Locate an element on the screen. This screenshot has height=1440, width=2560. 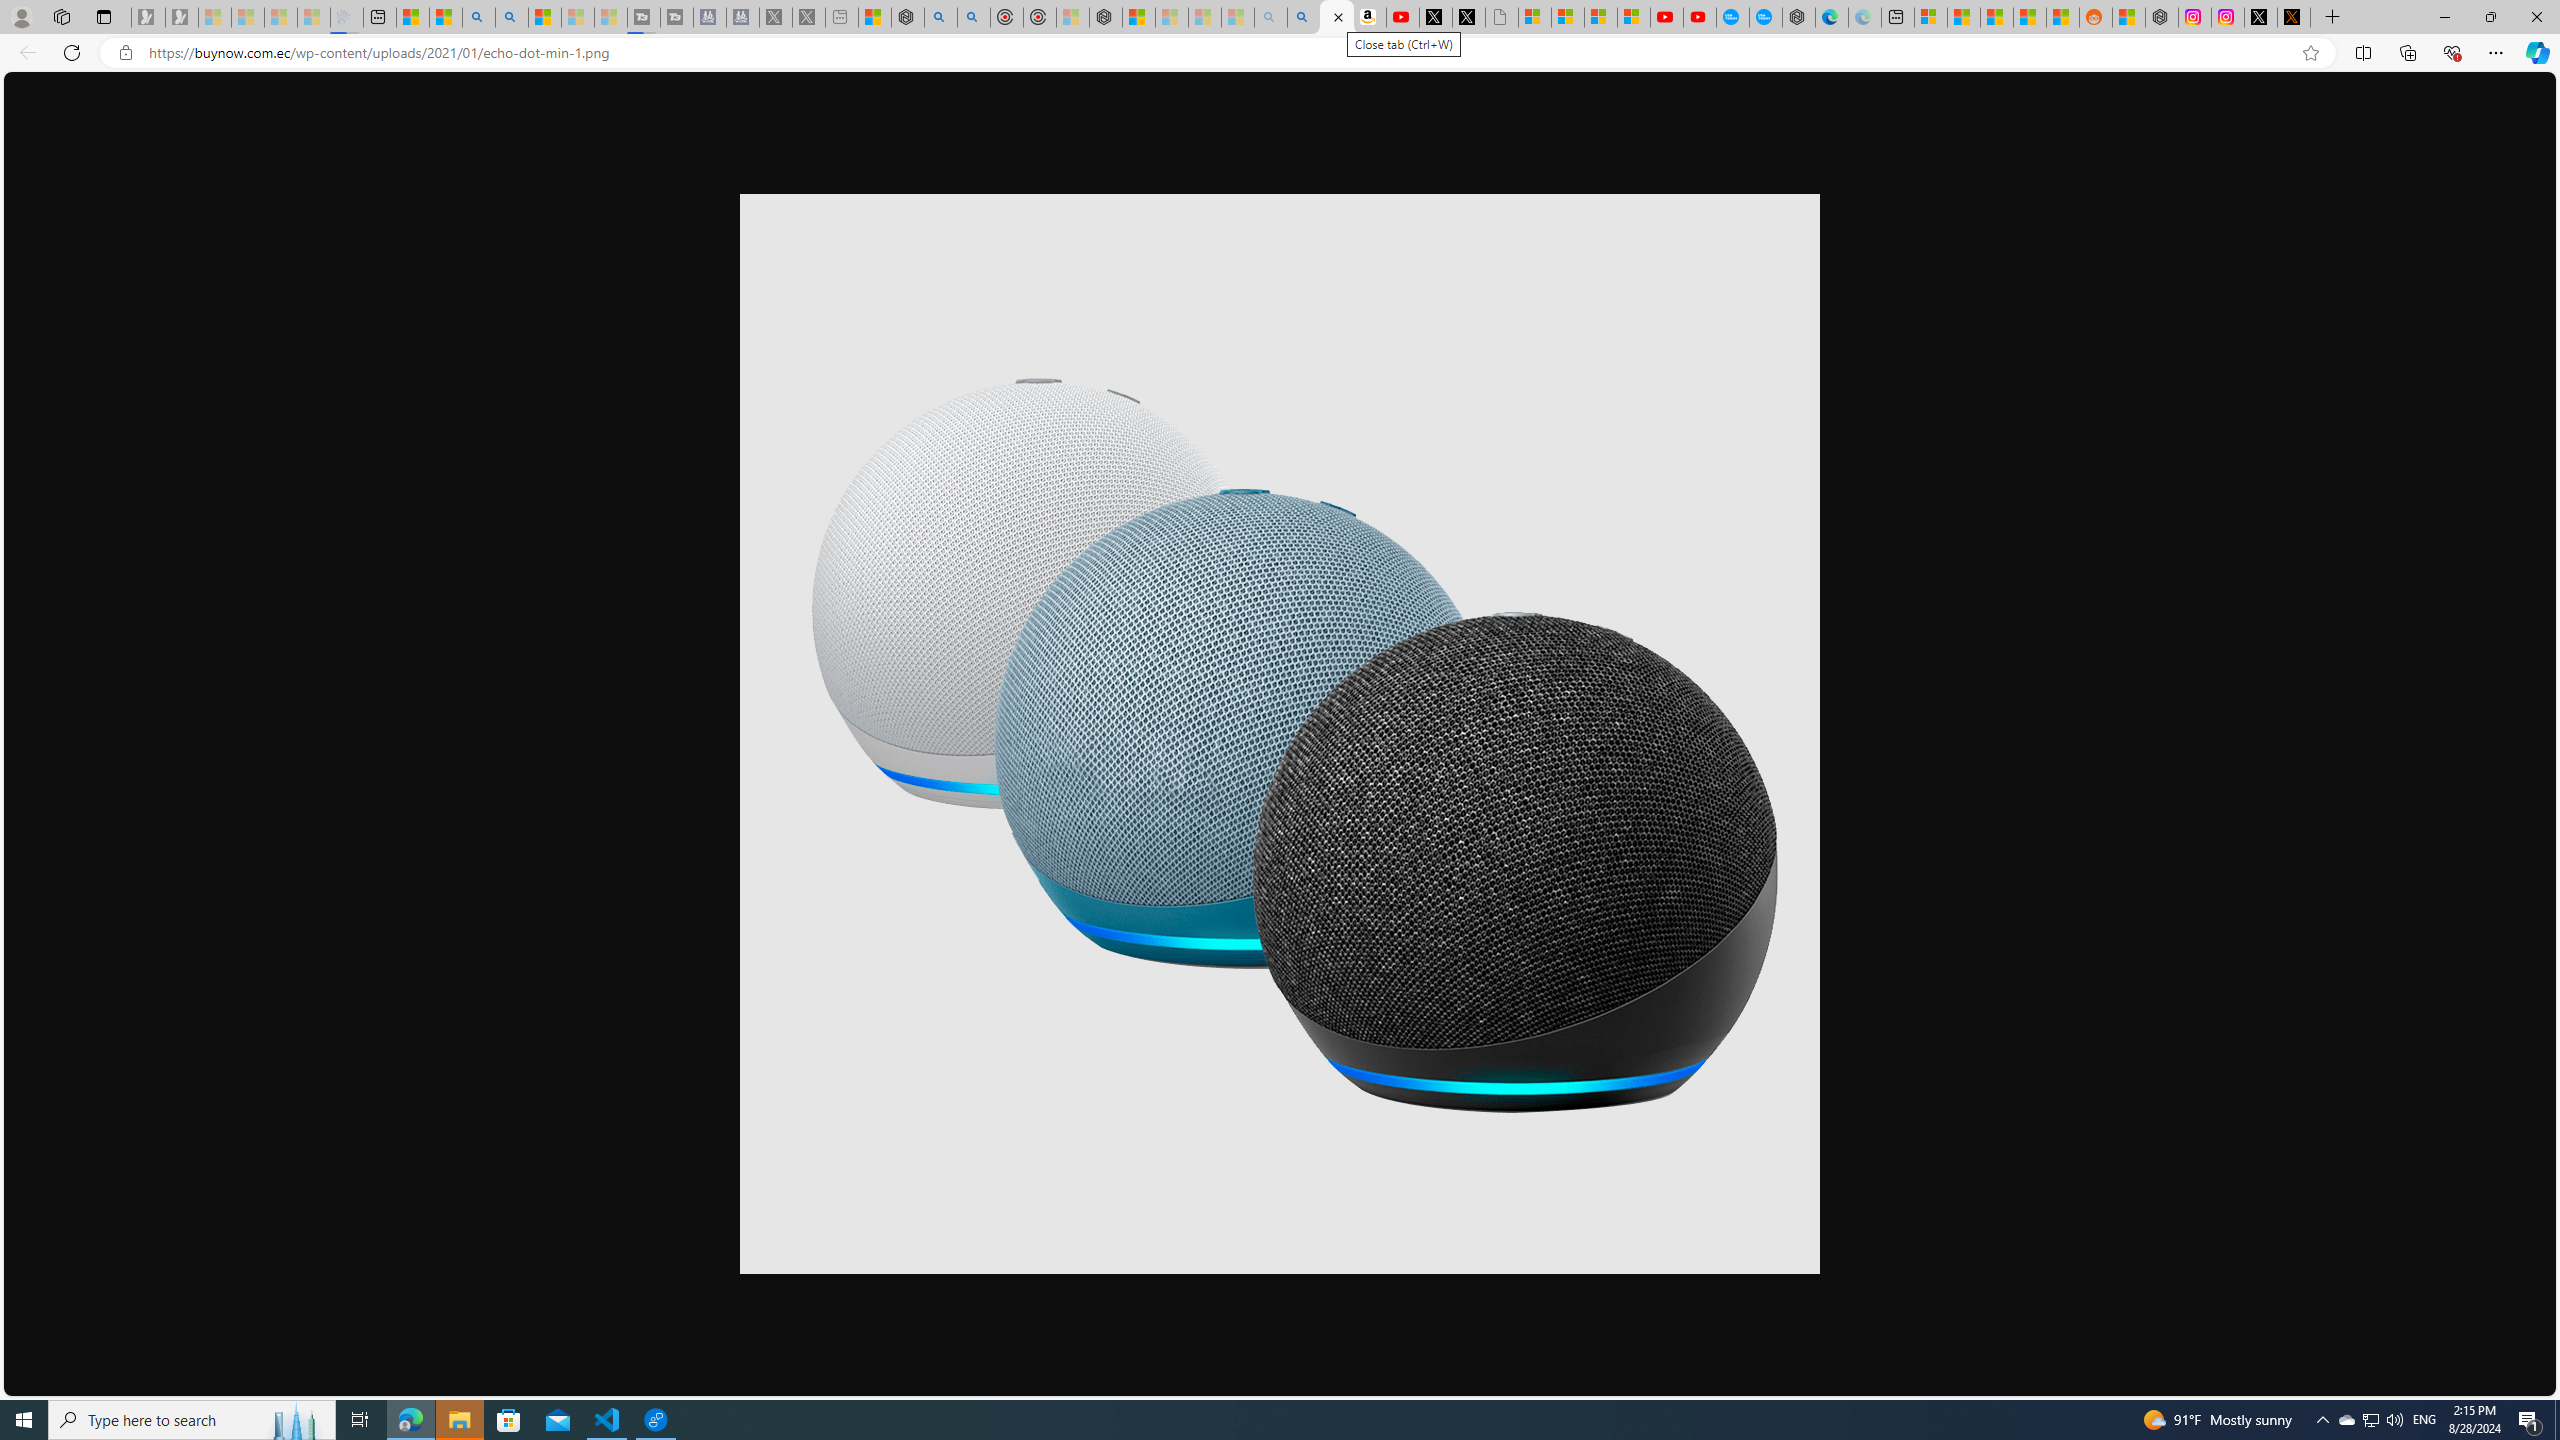
'Microsoft account | Microsoft Account Privacy Settings' is located at coordinates (1931, 16).